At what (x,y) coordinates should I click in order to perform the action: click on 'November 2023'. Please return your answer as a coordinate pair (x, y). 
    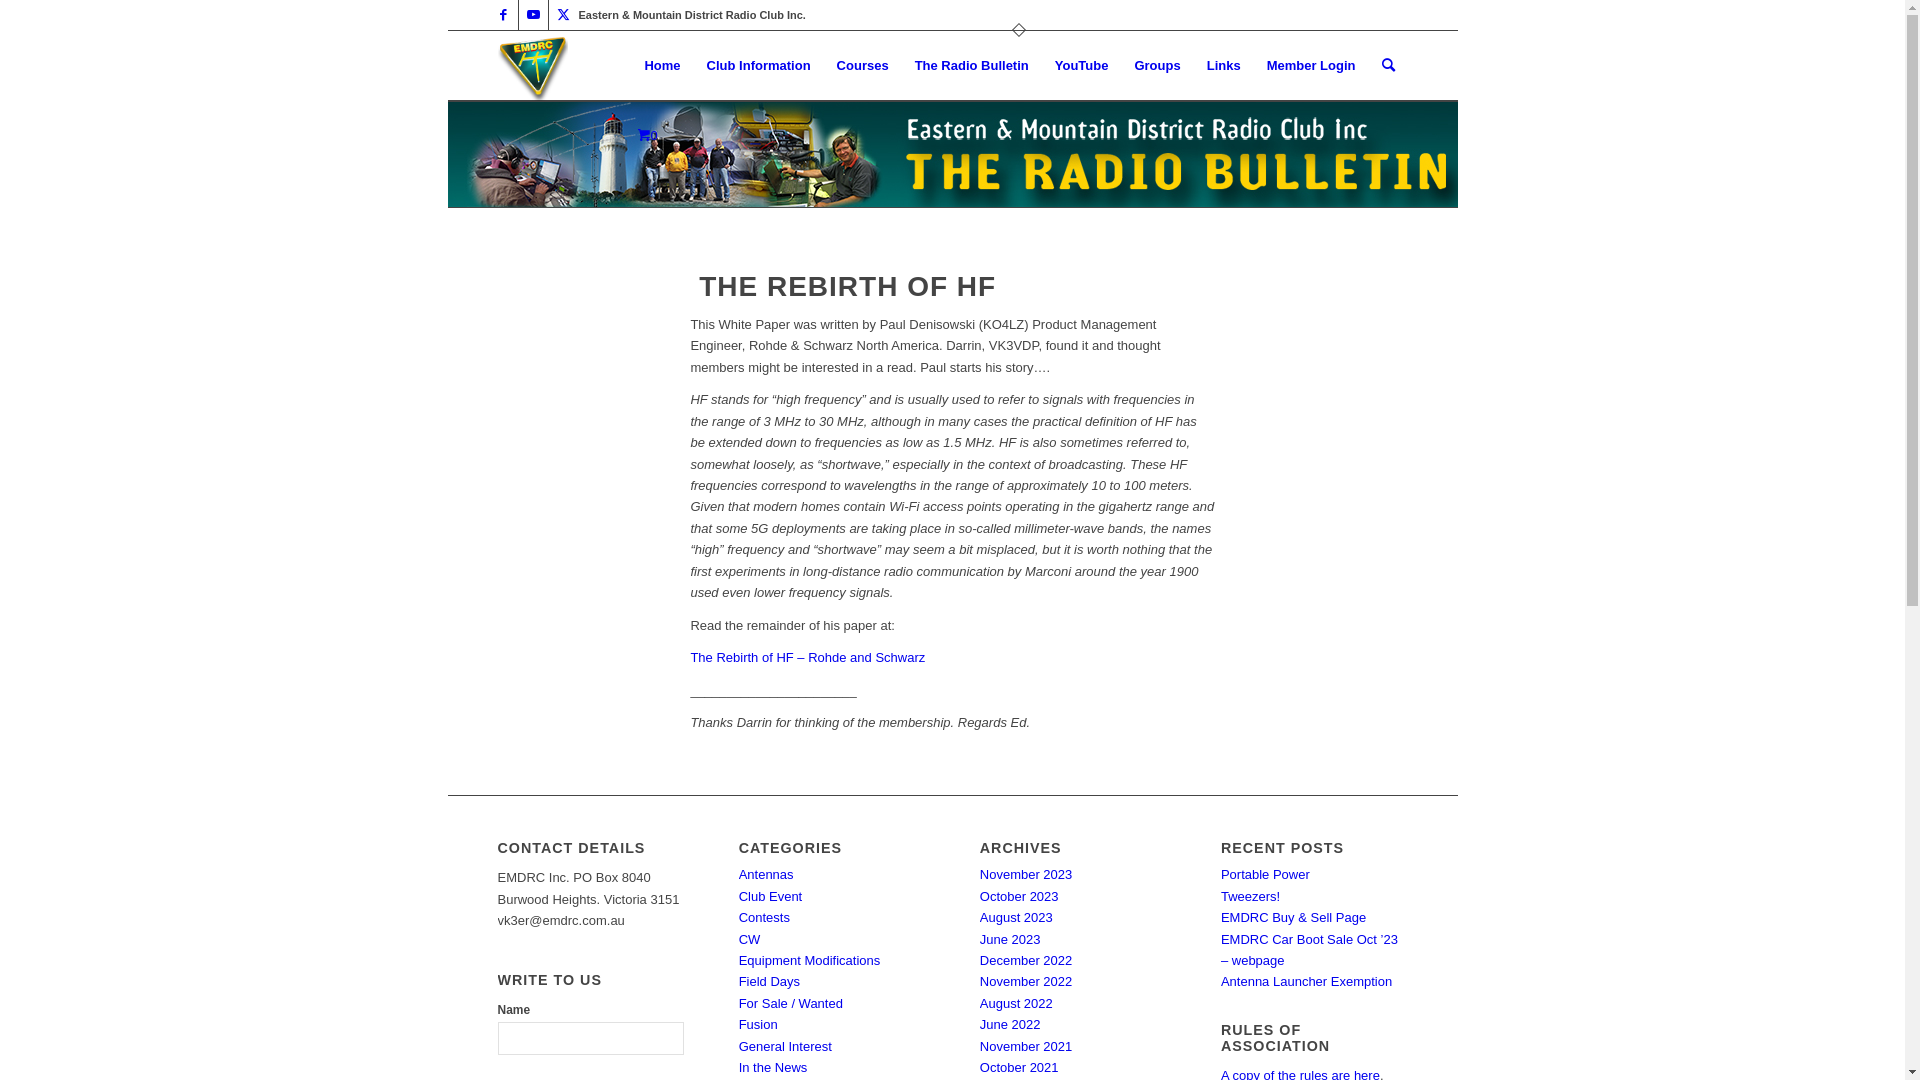
    Looking at the image, I should click on (1026, 873).